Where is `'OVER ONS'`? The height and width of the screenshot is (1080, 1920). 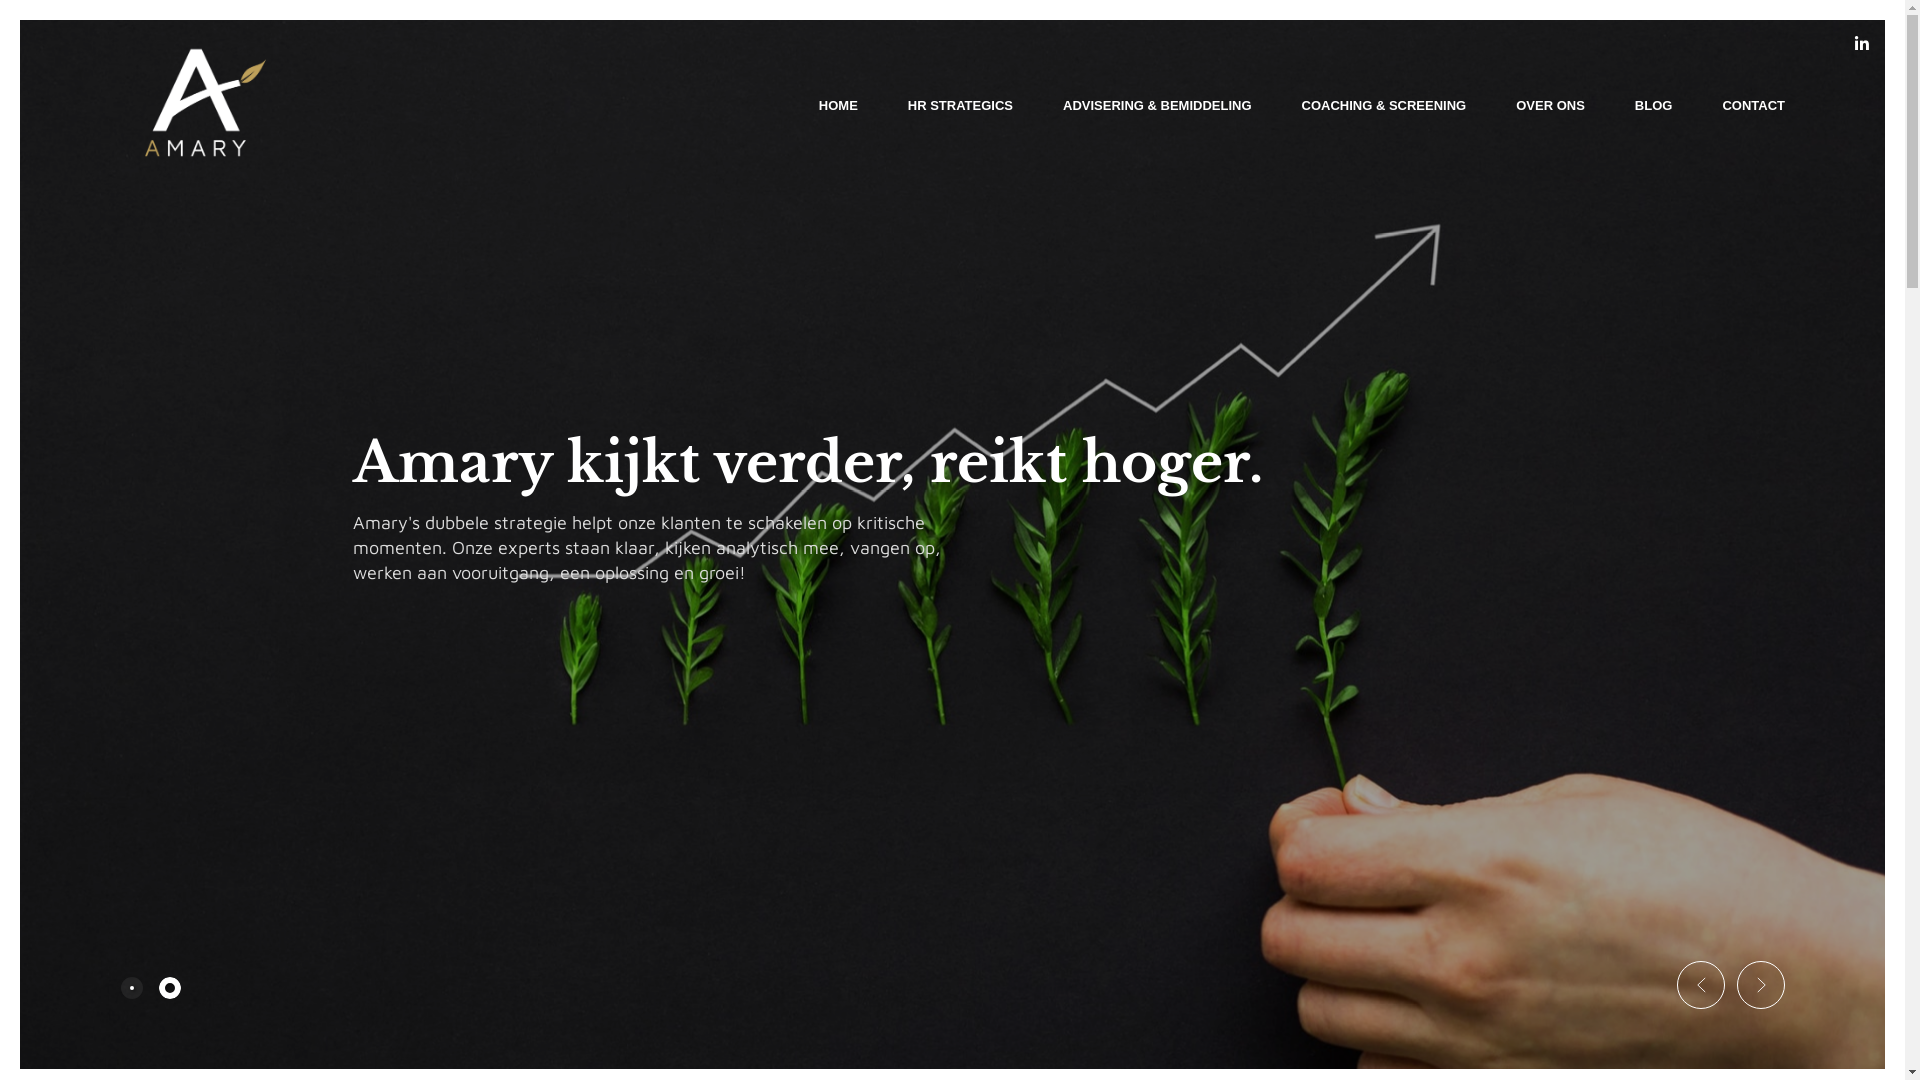 'OVER ONS' is located at coordinates (1549, 105).